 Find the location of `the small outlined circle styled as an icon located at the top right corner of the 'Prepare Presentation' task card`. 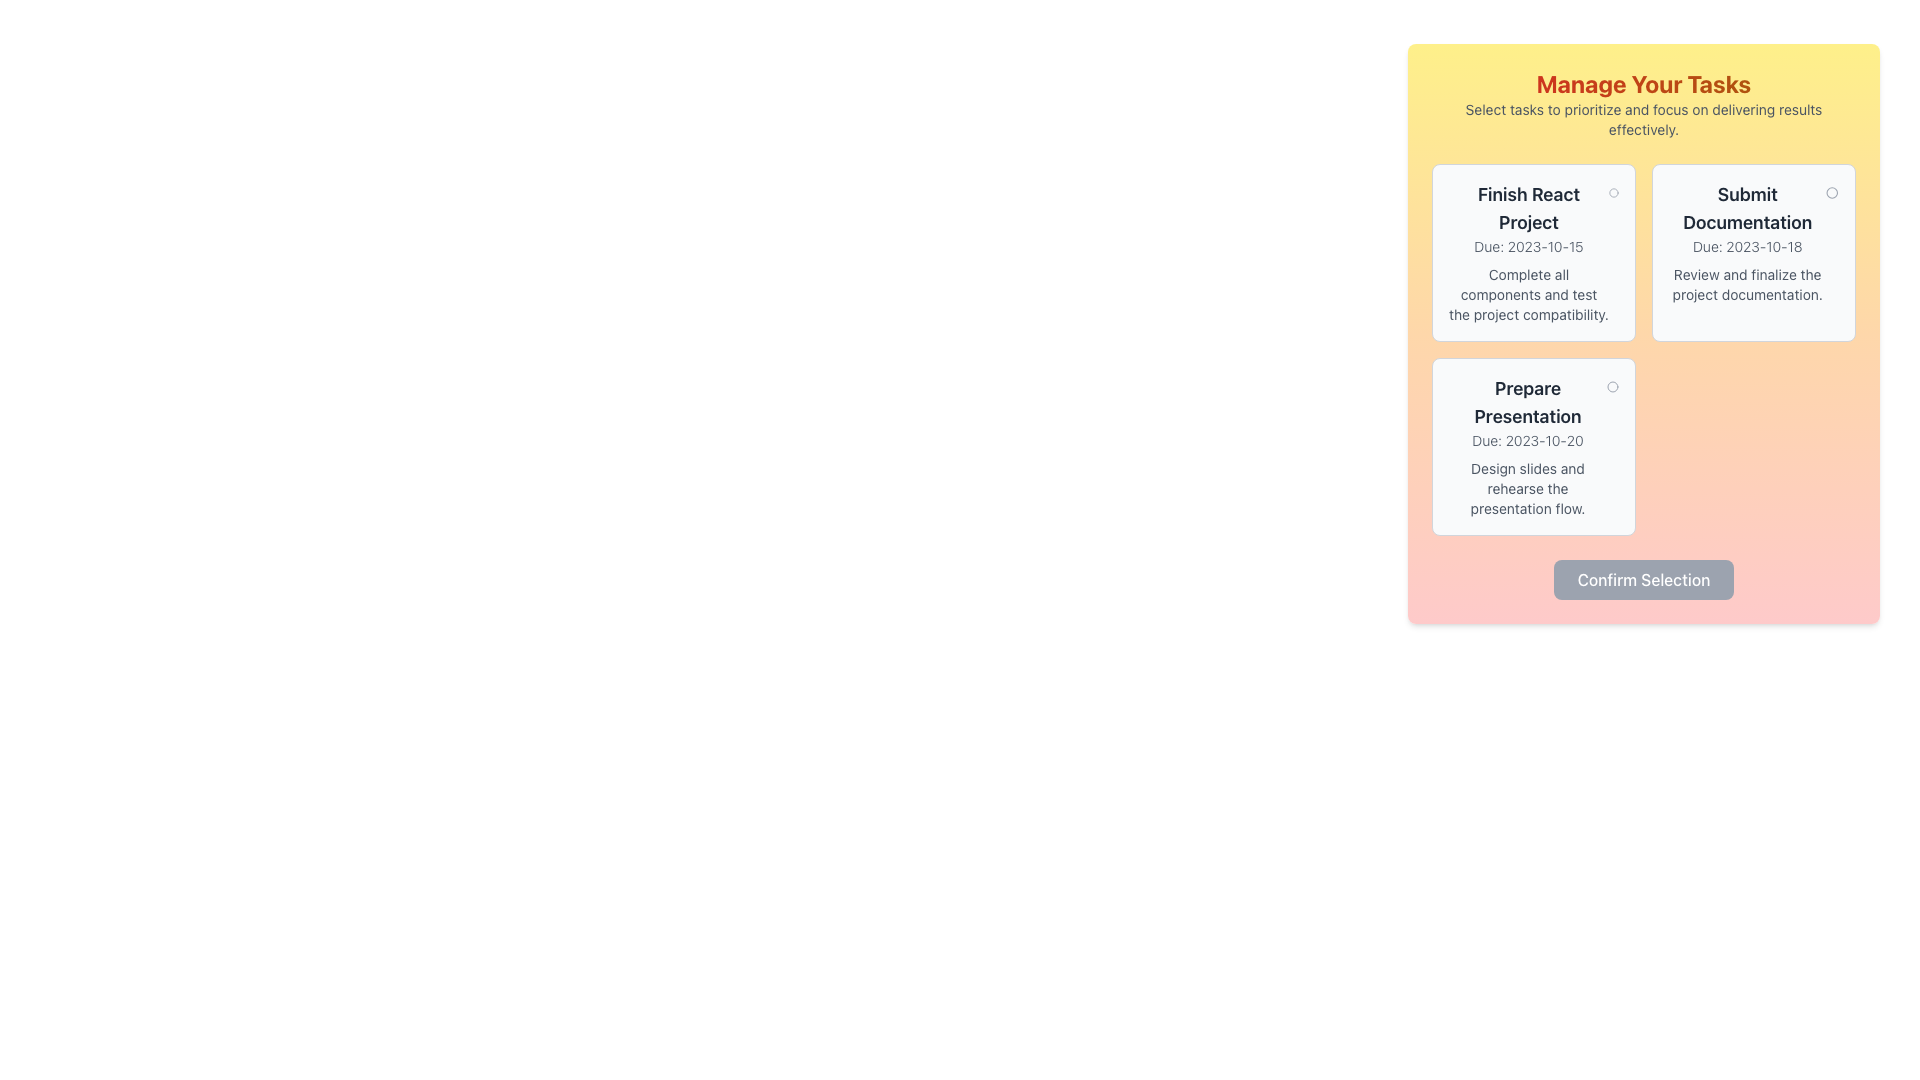

the small outlined circle styled as an icon located at the top right corner of the 'Prepare Presentation' task card is located at coordinates (1612, 386).